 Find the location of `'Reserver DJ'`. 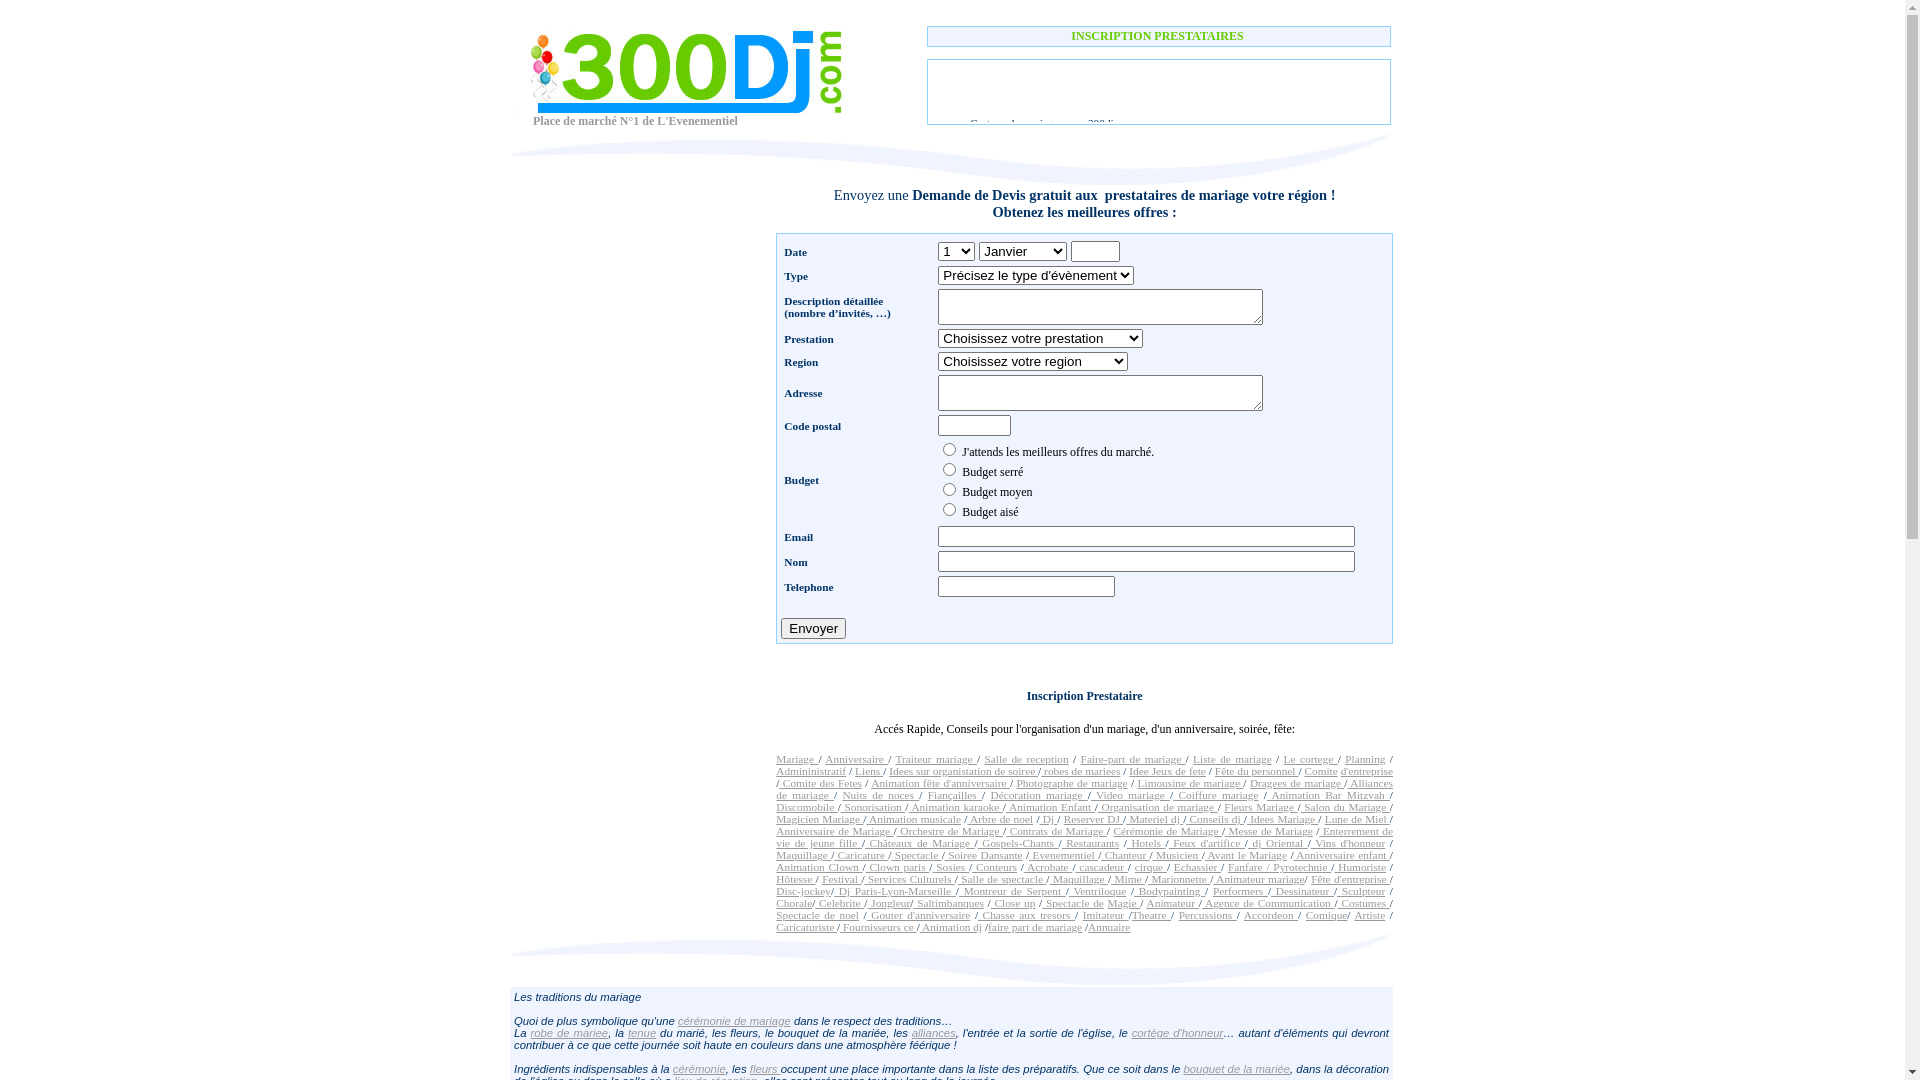

'Reserver DJ' is located at coordinates (1063, 818).